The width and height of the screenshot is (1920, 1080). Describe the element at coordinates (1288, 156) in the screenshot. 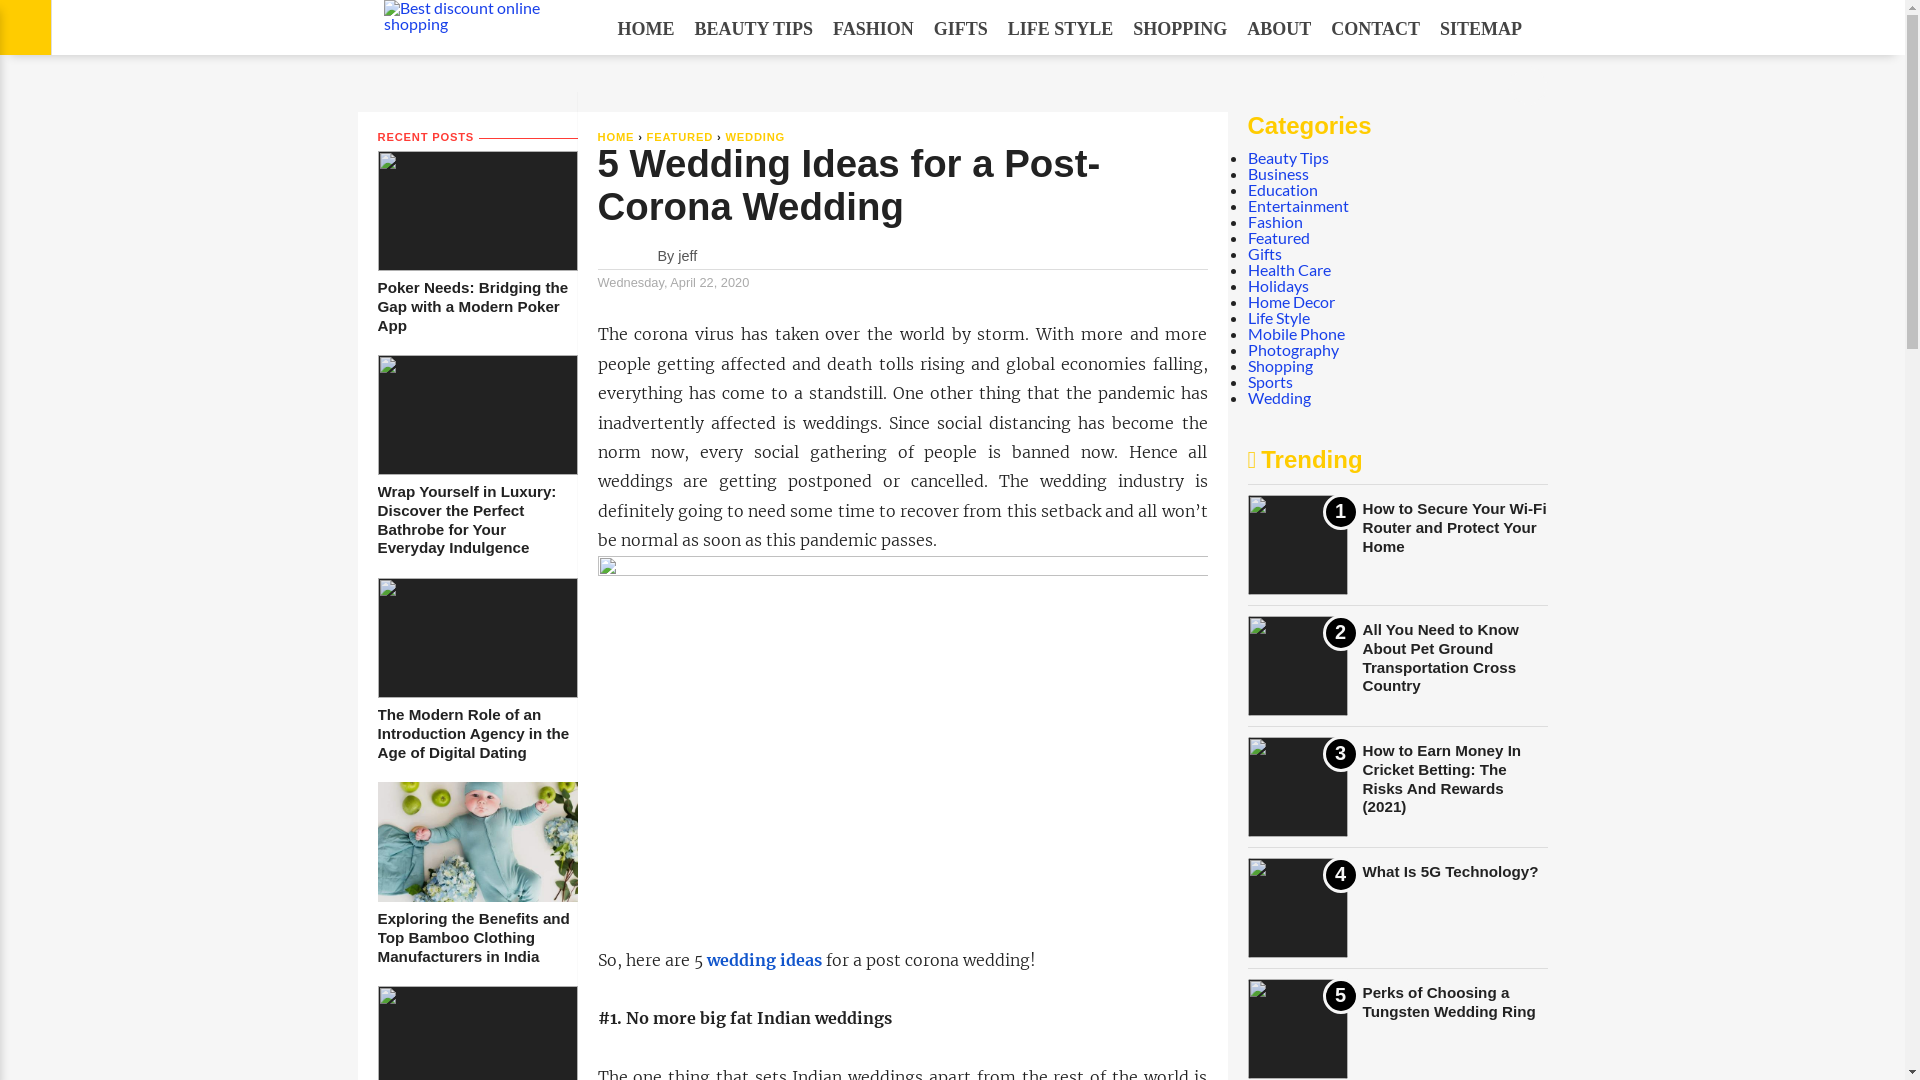

I see `'Beauty Tips'` at that location.